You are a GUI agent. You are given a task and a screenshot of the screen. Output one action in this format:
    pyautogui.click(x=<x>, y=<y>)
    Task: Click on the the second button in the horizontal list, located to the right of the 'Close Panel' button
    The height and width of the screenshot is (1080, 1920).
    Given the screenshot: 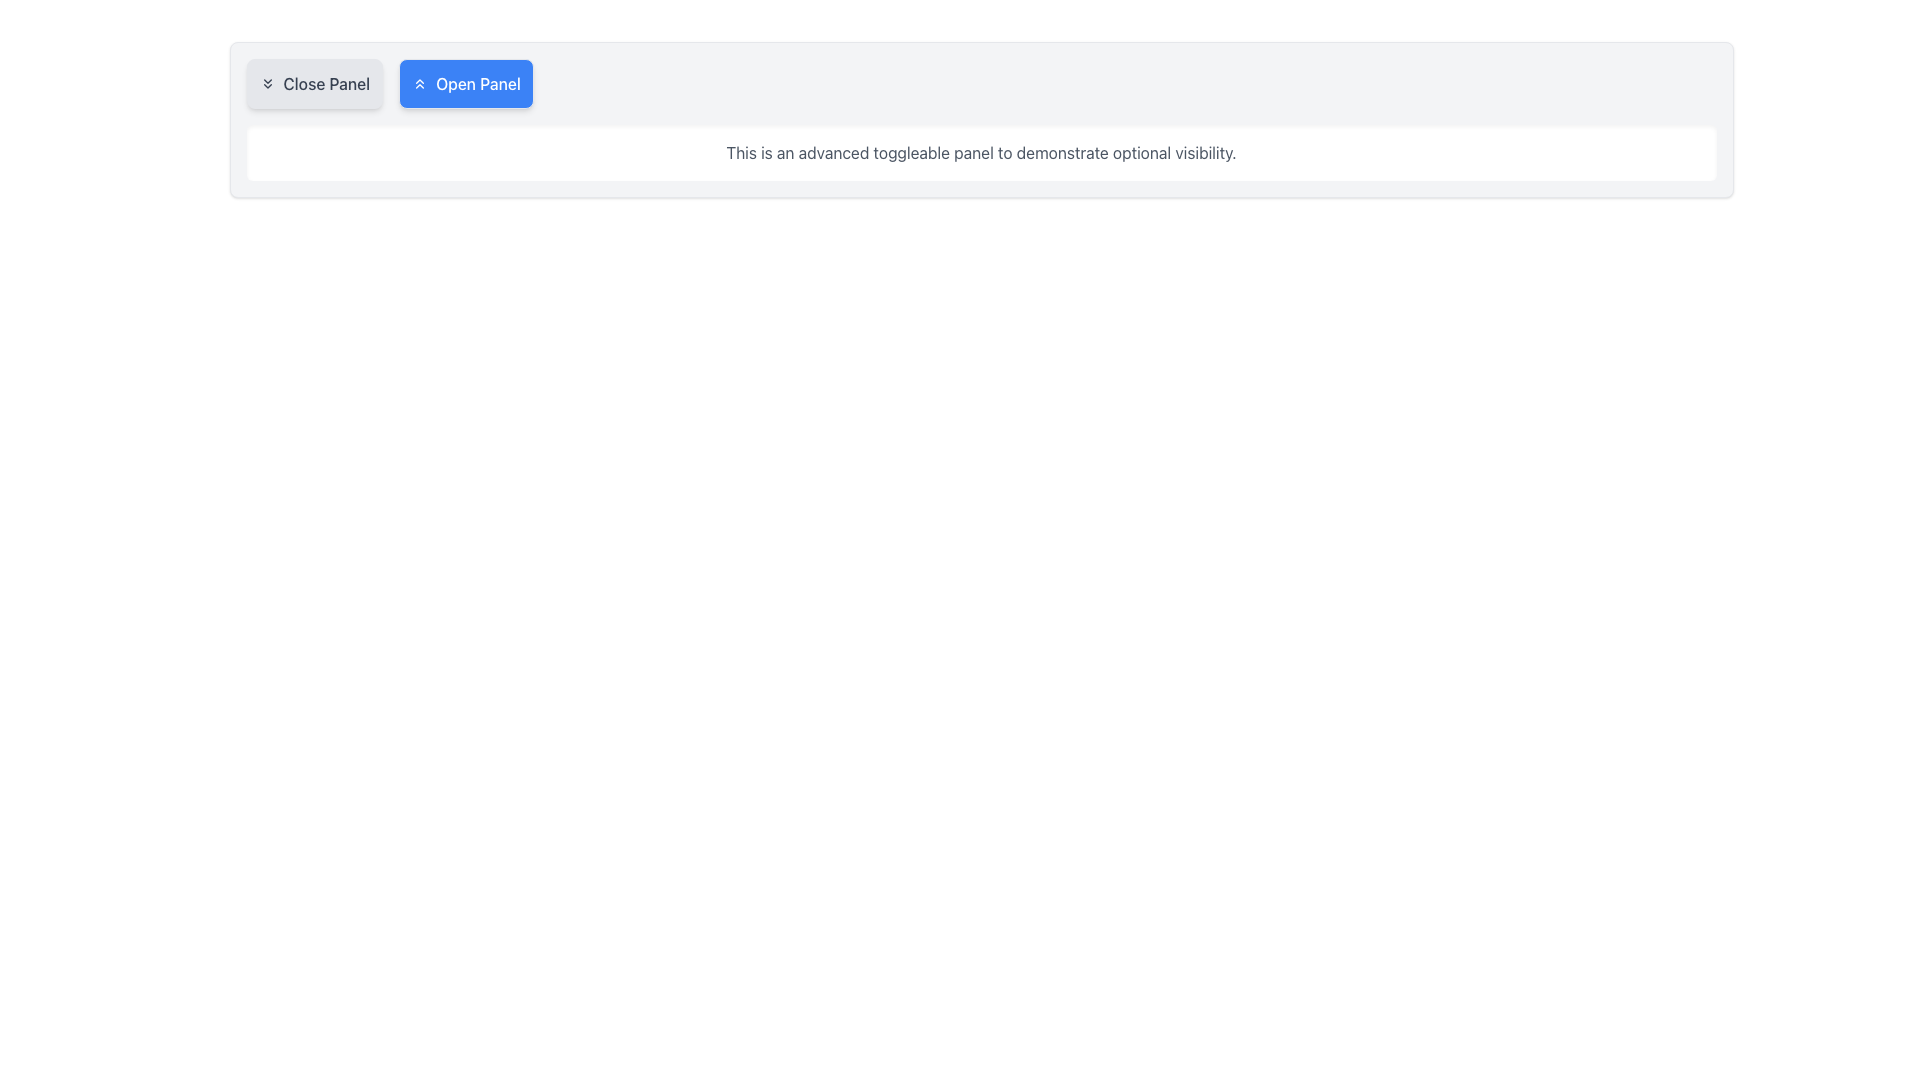 What is the action you would take?
    pyautogui.click(x=465, y=83)
    